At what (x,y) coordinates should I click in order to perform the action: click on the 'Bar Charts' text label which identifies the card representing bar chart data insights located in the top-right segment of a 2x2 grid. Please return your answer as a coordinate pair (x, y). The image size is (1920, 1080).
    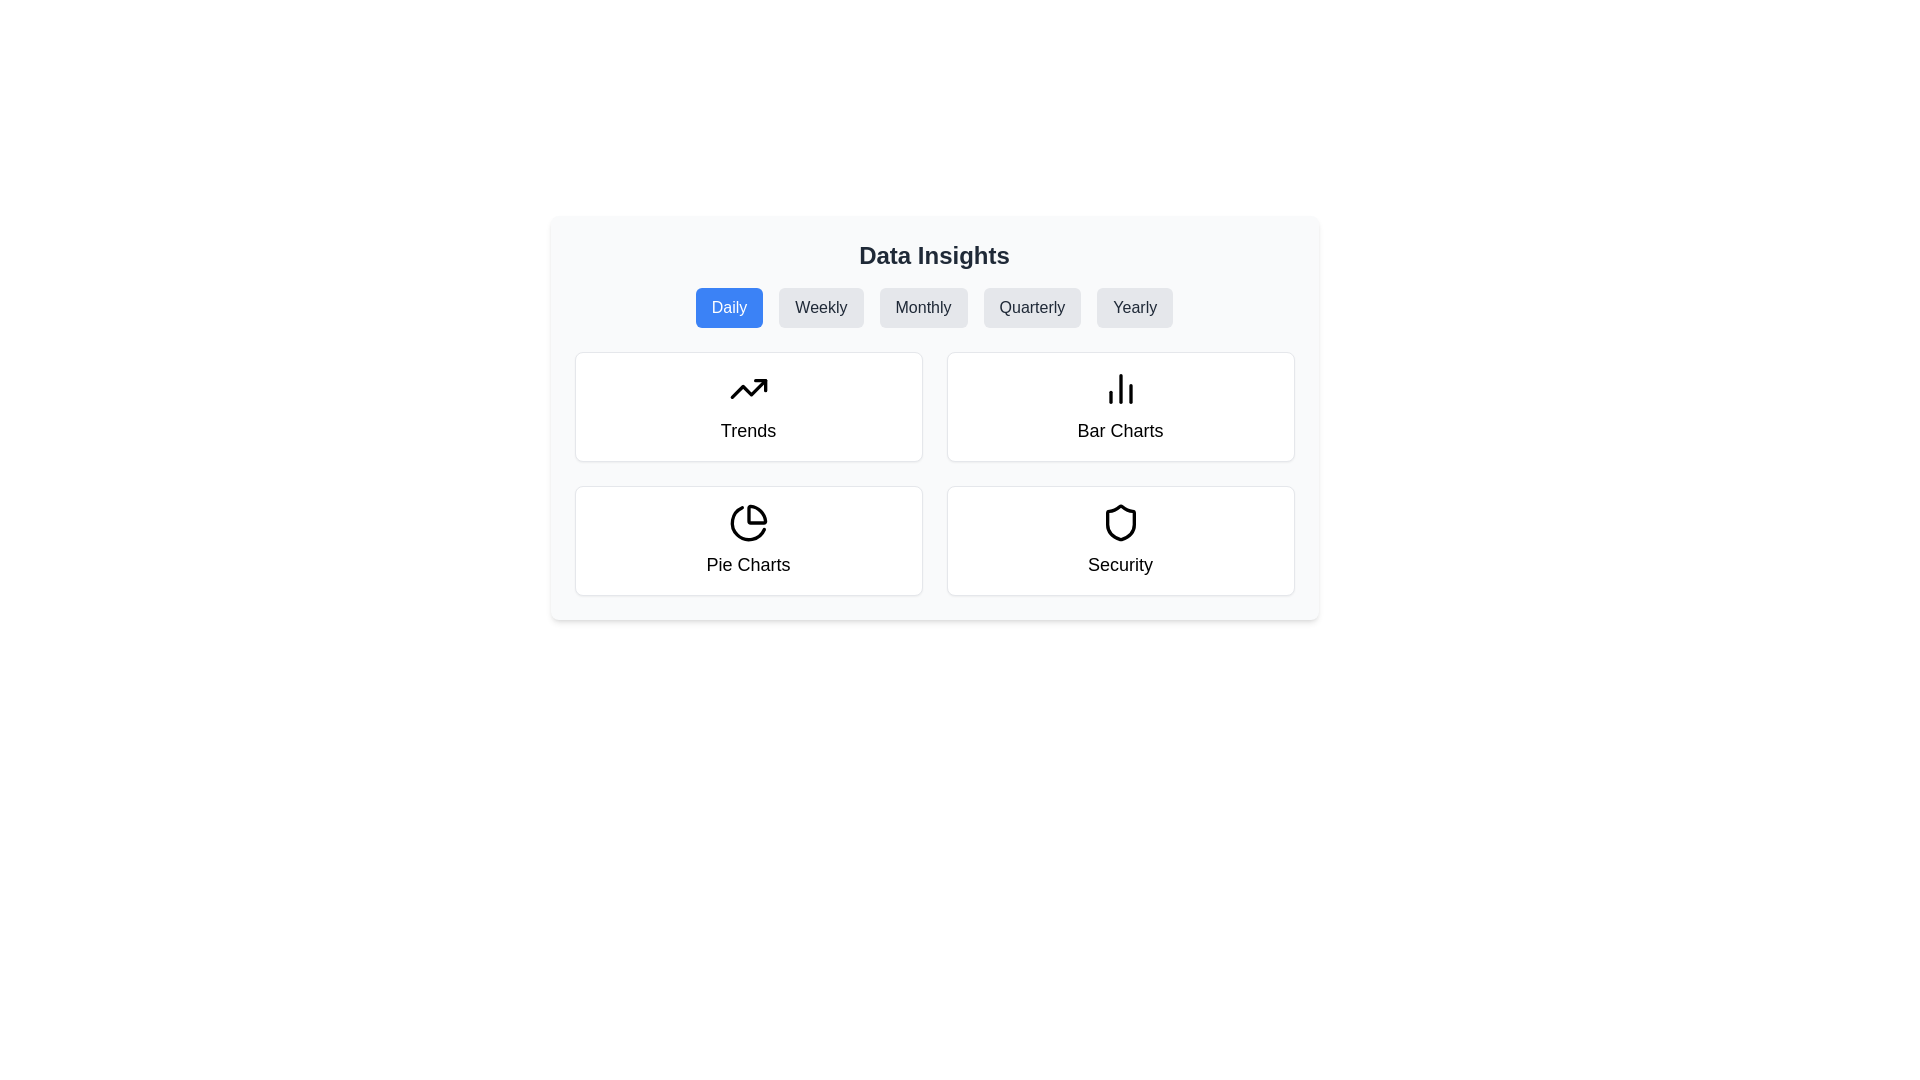
    Looking at the image, I should click on (1120, 430).